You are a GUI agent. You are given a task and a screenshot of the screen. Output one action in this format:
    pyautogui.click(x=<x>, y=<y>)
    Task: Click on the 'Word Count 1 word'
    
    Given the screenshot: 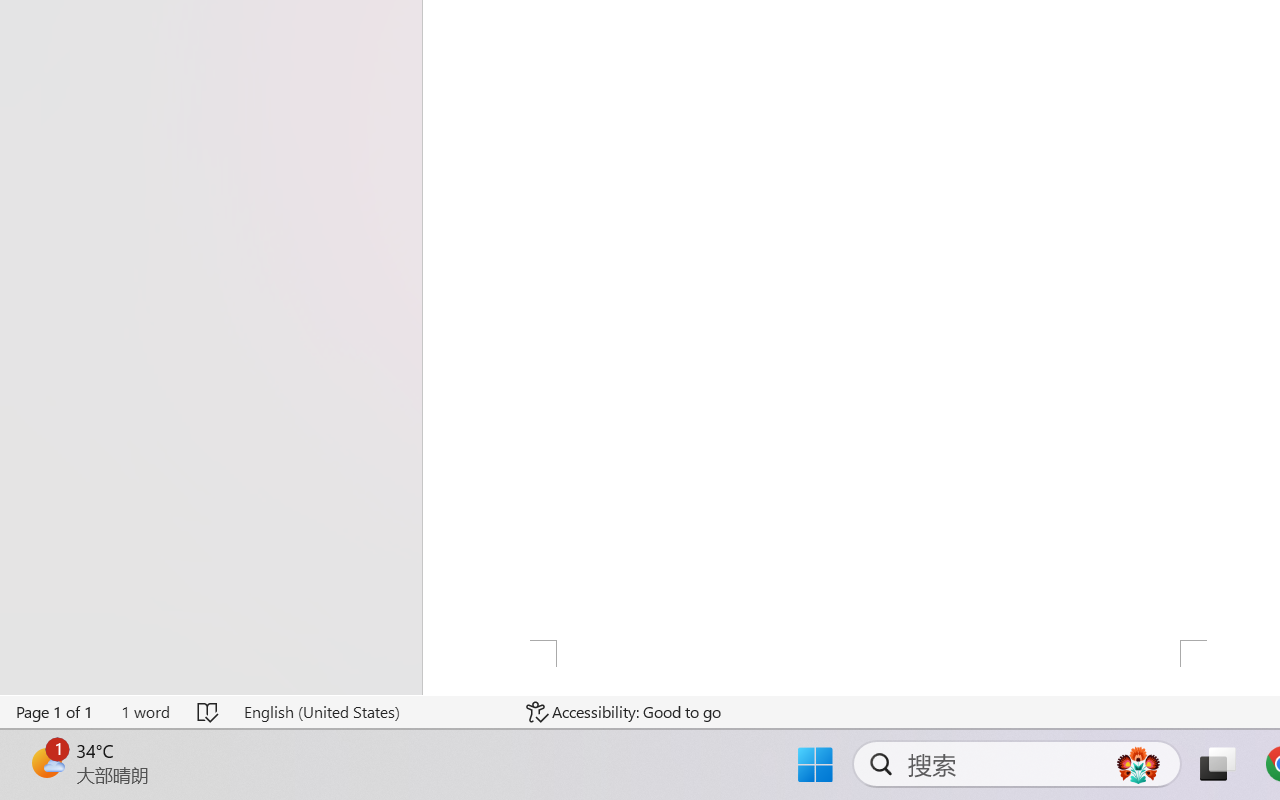 What is the action you would take?
    pyautogui.click(x=144, y=711)
    